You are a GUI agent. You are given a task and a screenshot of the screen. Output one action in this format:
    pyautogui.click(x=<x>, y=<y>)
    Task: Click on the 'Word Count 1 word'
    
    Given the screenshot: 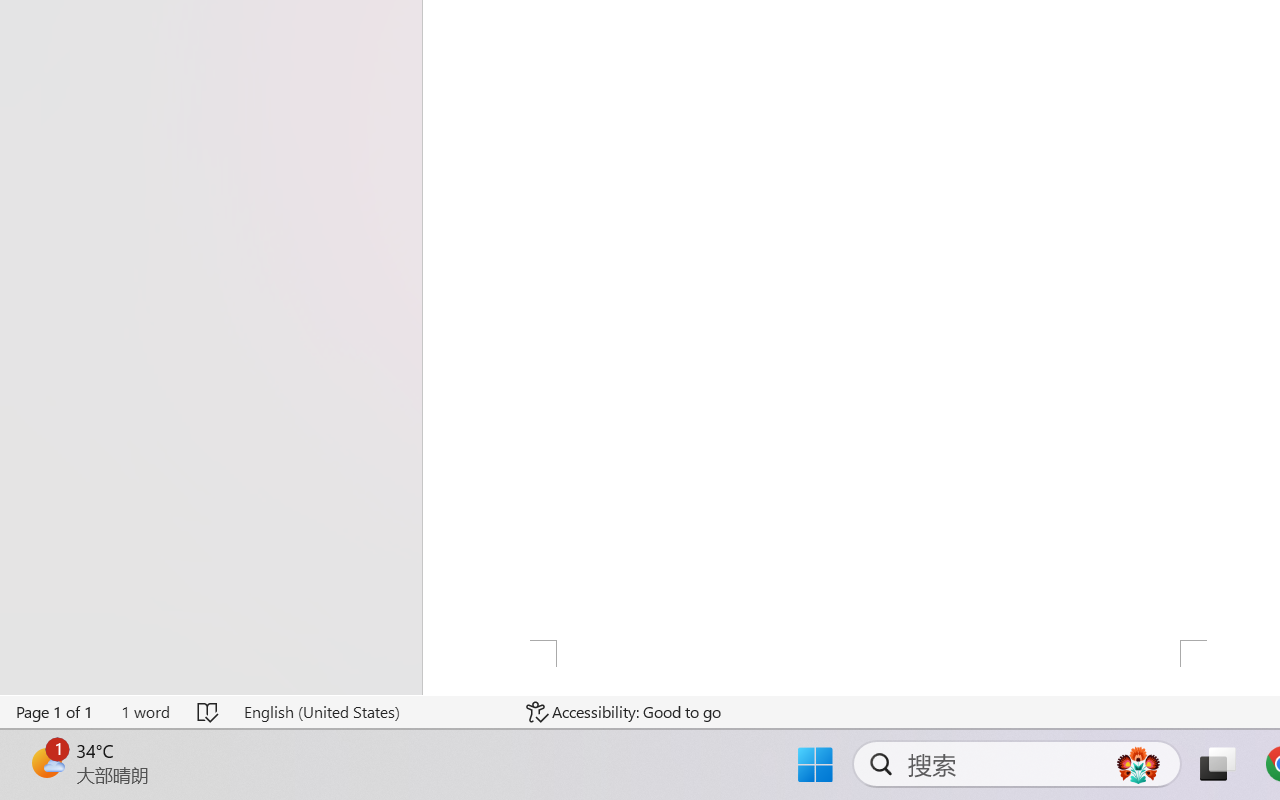 What is the action you would take?
    pyautogui.click(x=144, y=711)
    